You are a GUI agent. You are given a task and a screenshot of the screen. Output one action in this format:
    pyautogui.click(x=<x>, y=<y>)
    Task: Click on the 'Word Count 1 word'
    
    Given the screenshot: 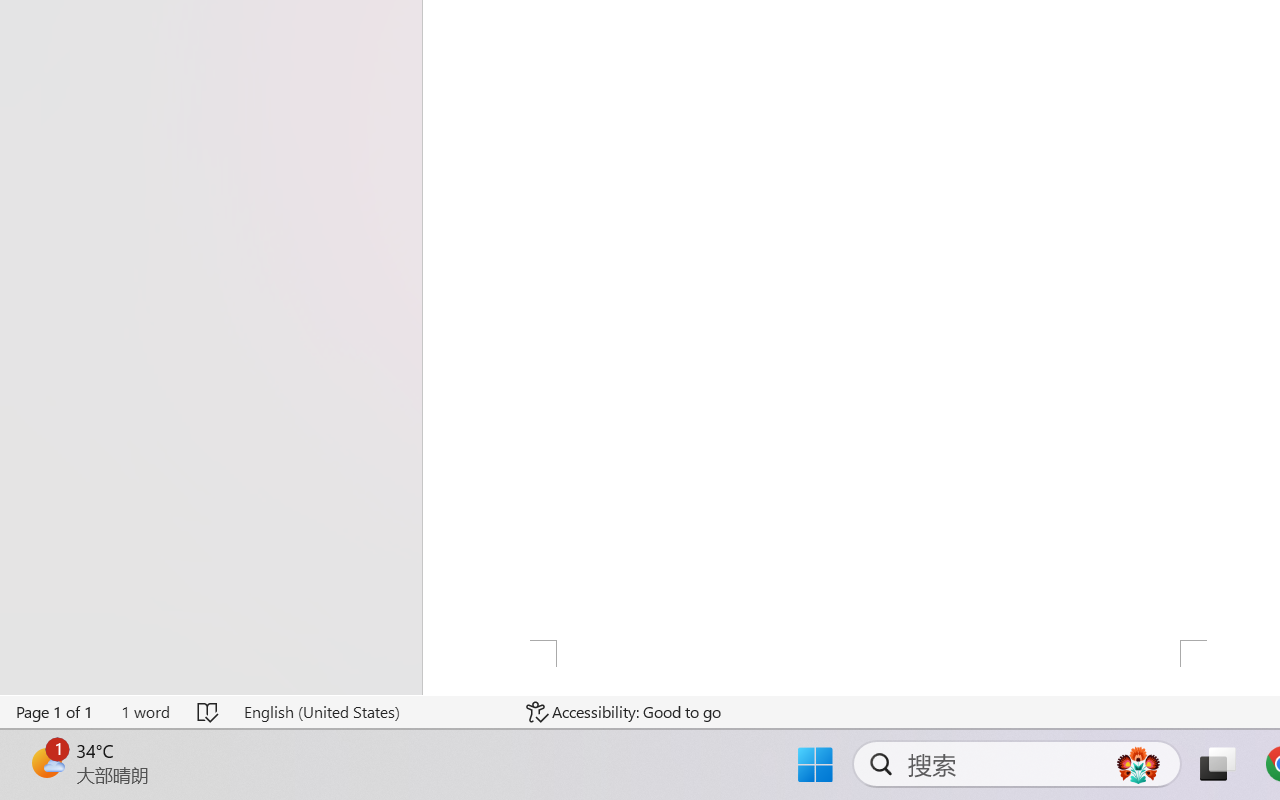 What is the action you would take?
    pyautogui.click(x=144, y=711)
    